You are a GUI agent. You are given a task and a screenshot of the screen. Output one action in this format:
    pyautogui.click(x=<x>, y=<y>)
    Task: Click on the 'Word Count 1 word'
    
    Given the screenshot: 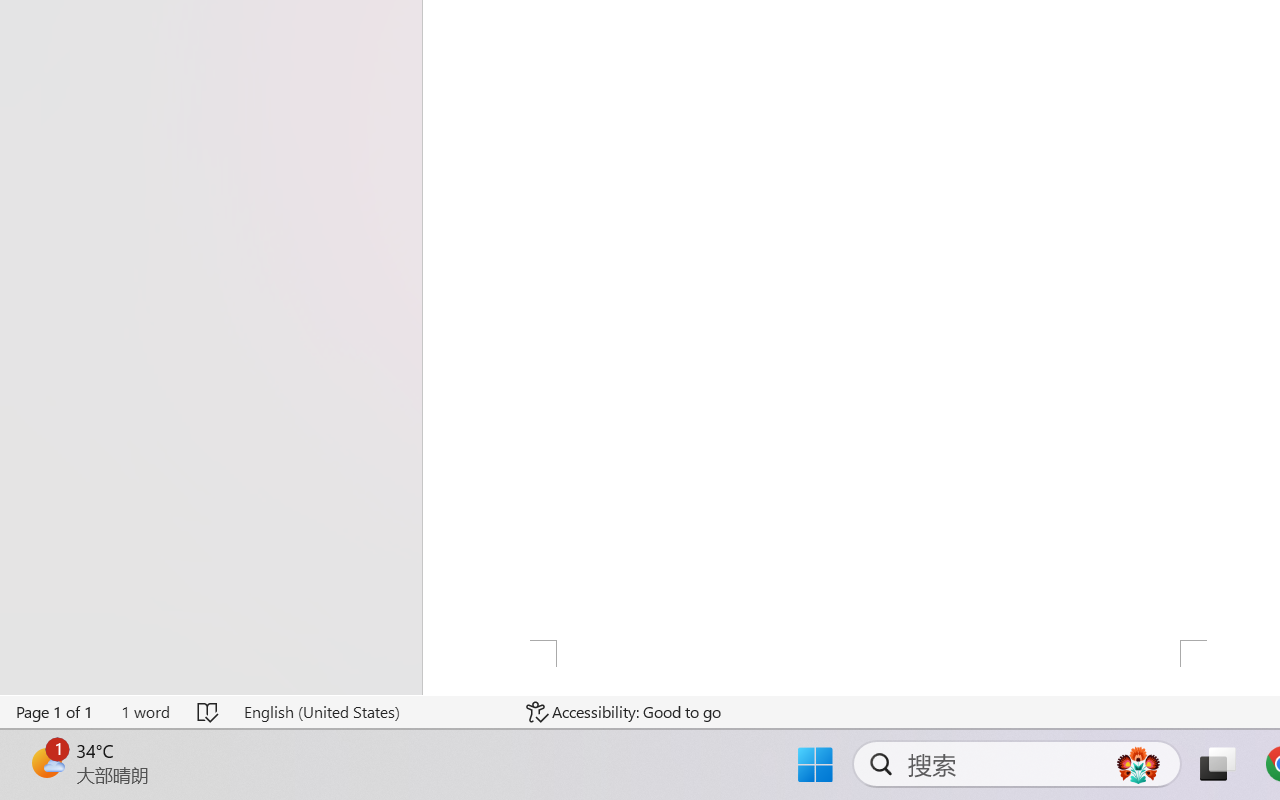 What is the action you would take?
    pyautogui.click(x=144, y=711)
    